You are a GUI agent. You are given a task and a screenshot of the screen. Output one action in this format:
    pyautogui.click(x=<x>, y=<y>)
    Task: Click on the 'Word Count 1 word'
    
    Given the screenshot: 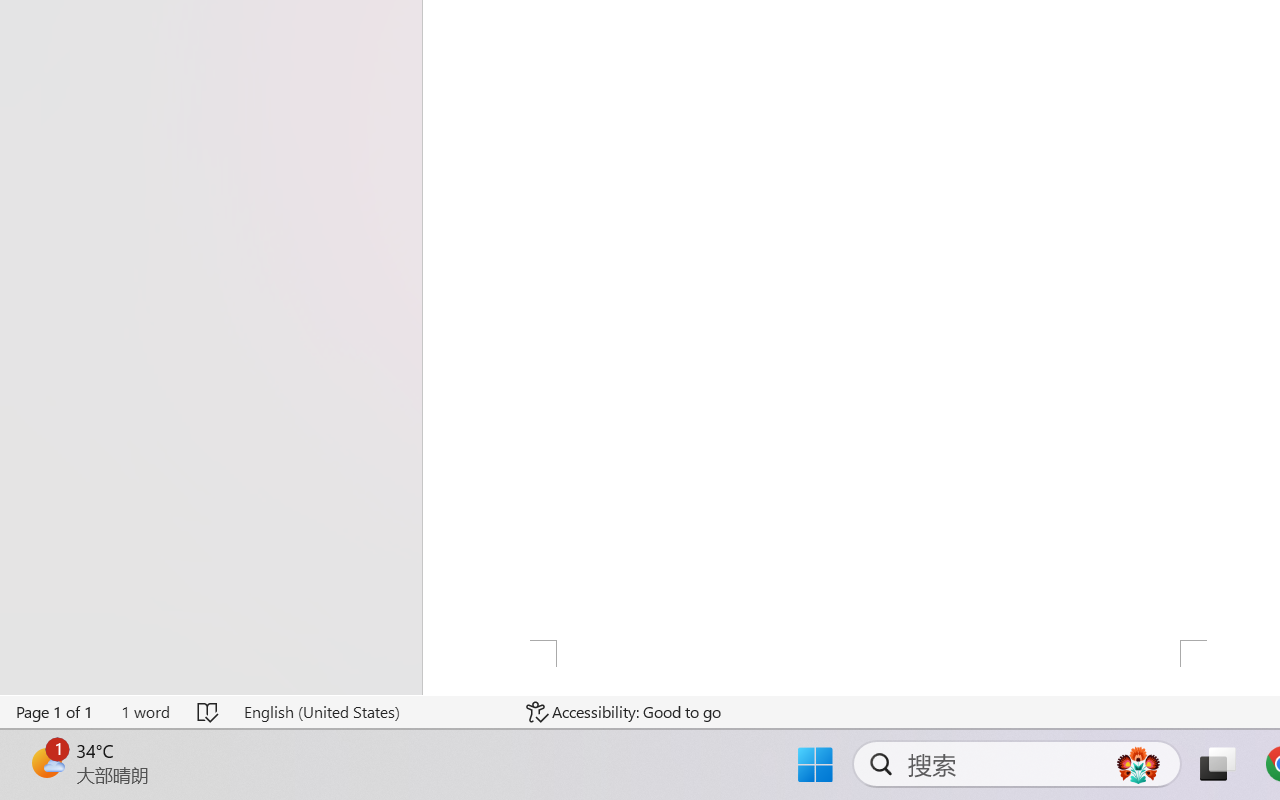 What is the action you would take?
    pyautogui.click(x=144, y=711)
    